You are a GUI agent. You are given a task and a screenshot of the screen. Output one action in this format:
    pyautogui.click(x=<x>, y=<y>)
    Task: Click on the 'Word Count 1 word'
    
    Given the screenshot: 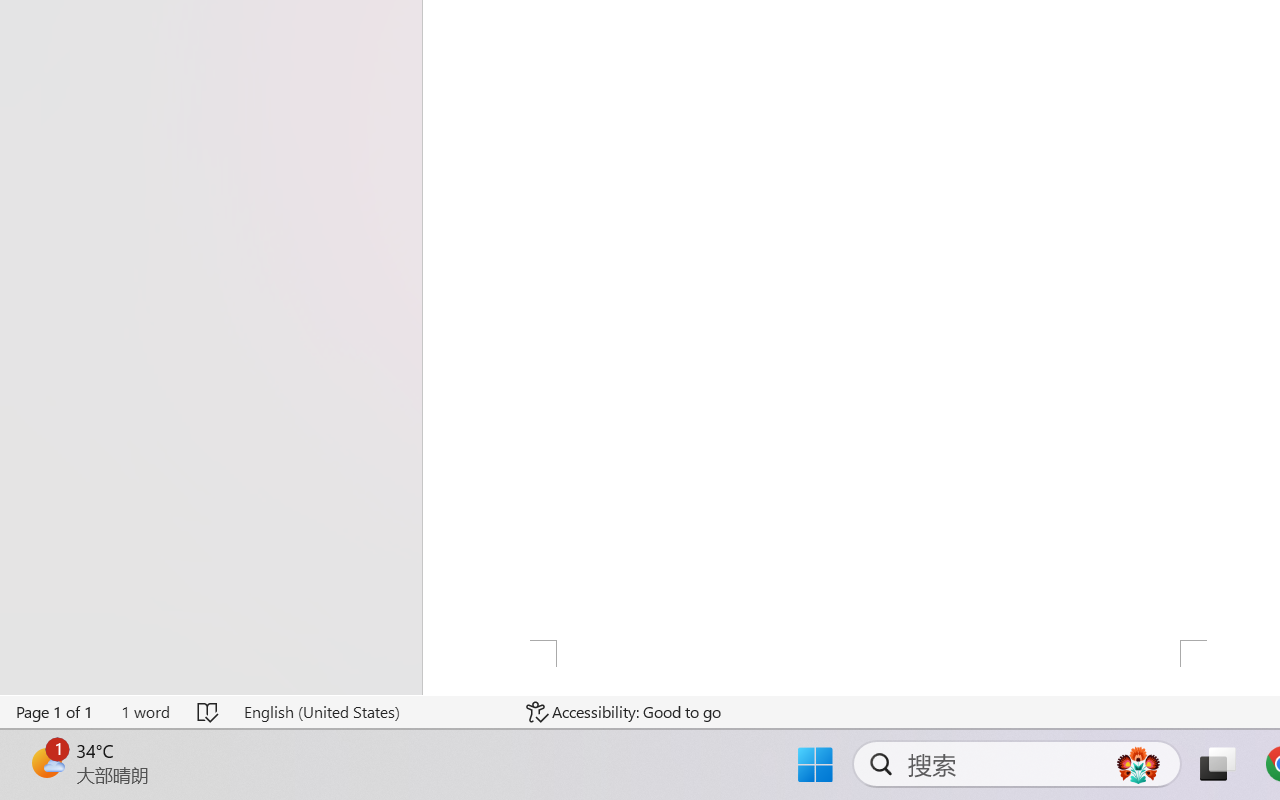 What is the action you would take?
    pyautogui.click(x=144, y=711)
    